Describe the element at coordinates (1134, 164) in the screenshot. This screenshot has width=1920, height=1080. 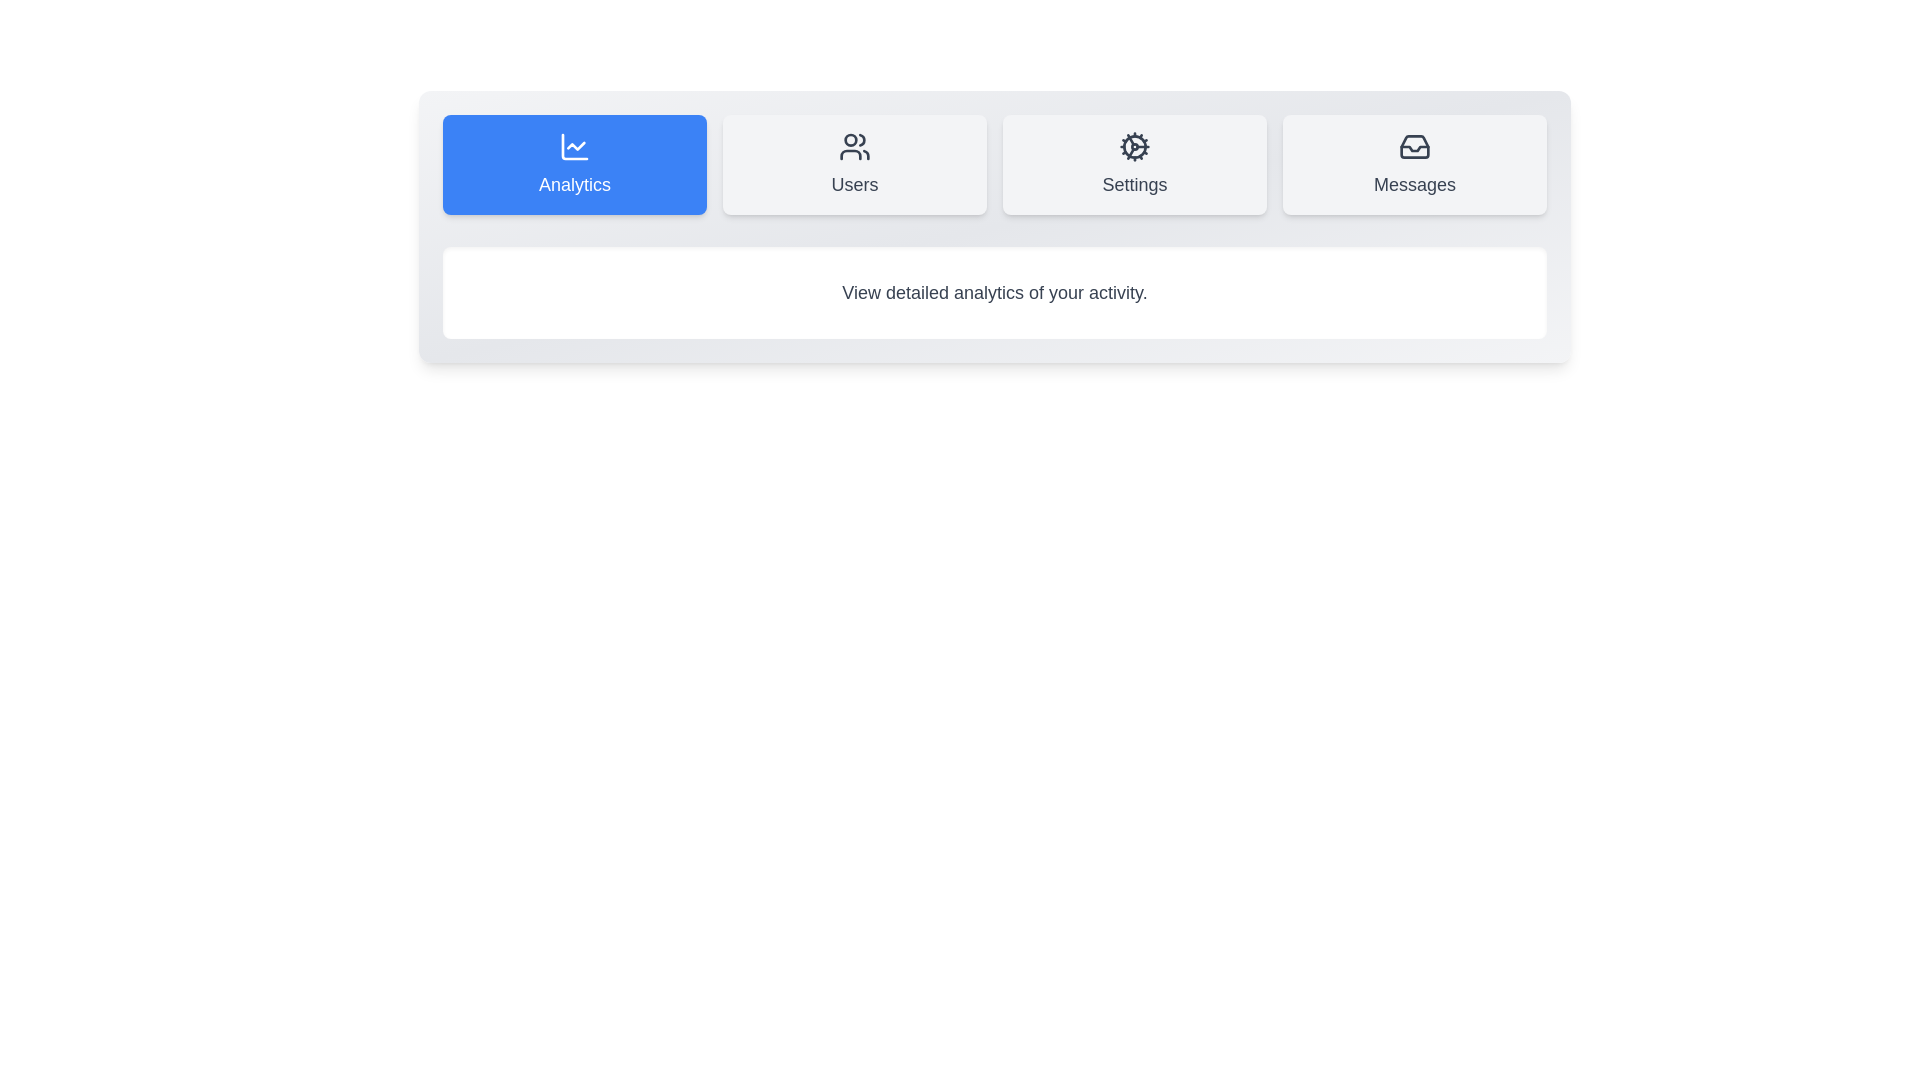
I see `the Settings tab to see its hover effect` at that location.